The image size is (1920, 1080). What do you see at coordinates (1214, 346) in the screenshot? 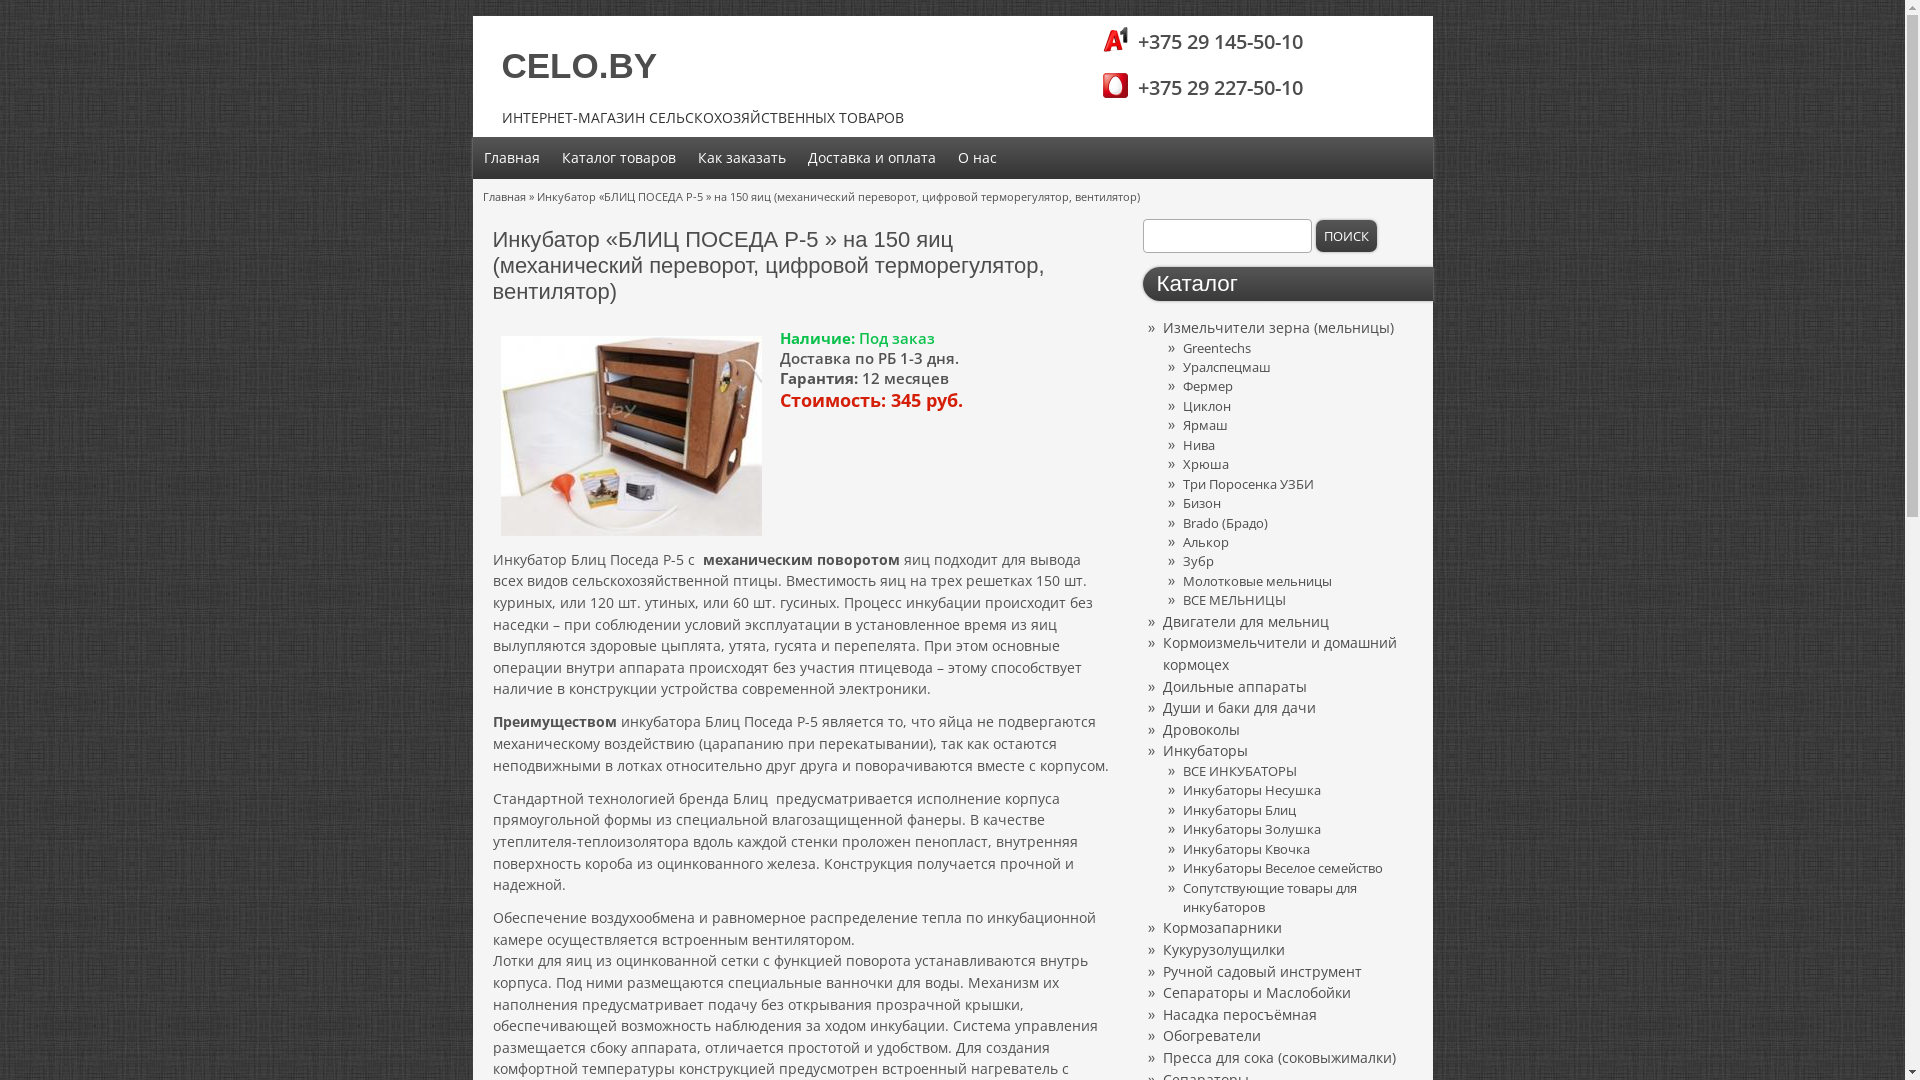
I see `'Greentechs'` at bounding box center [1214, 346].